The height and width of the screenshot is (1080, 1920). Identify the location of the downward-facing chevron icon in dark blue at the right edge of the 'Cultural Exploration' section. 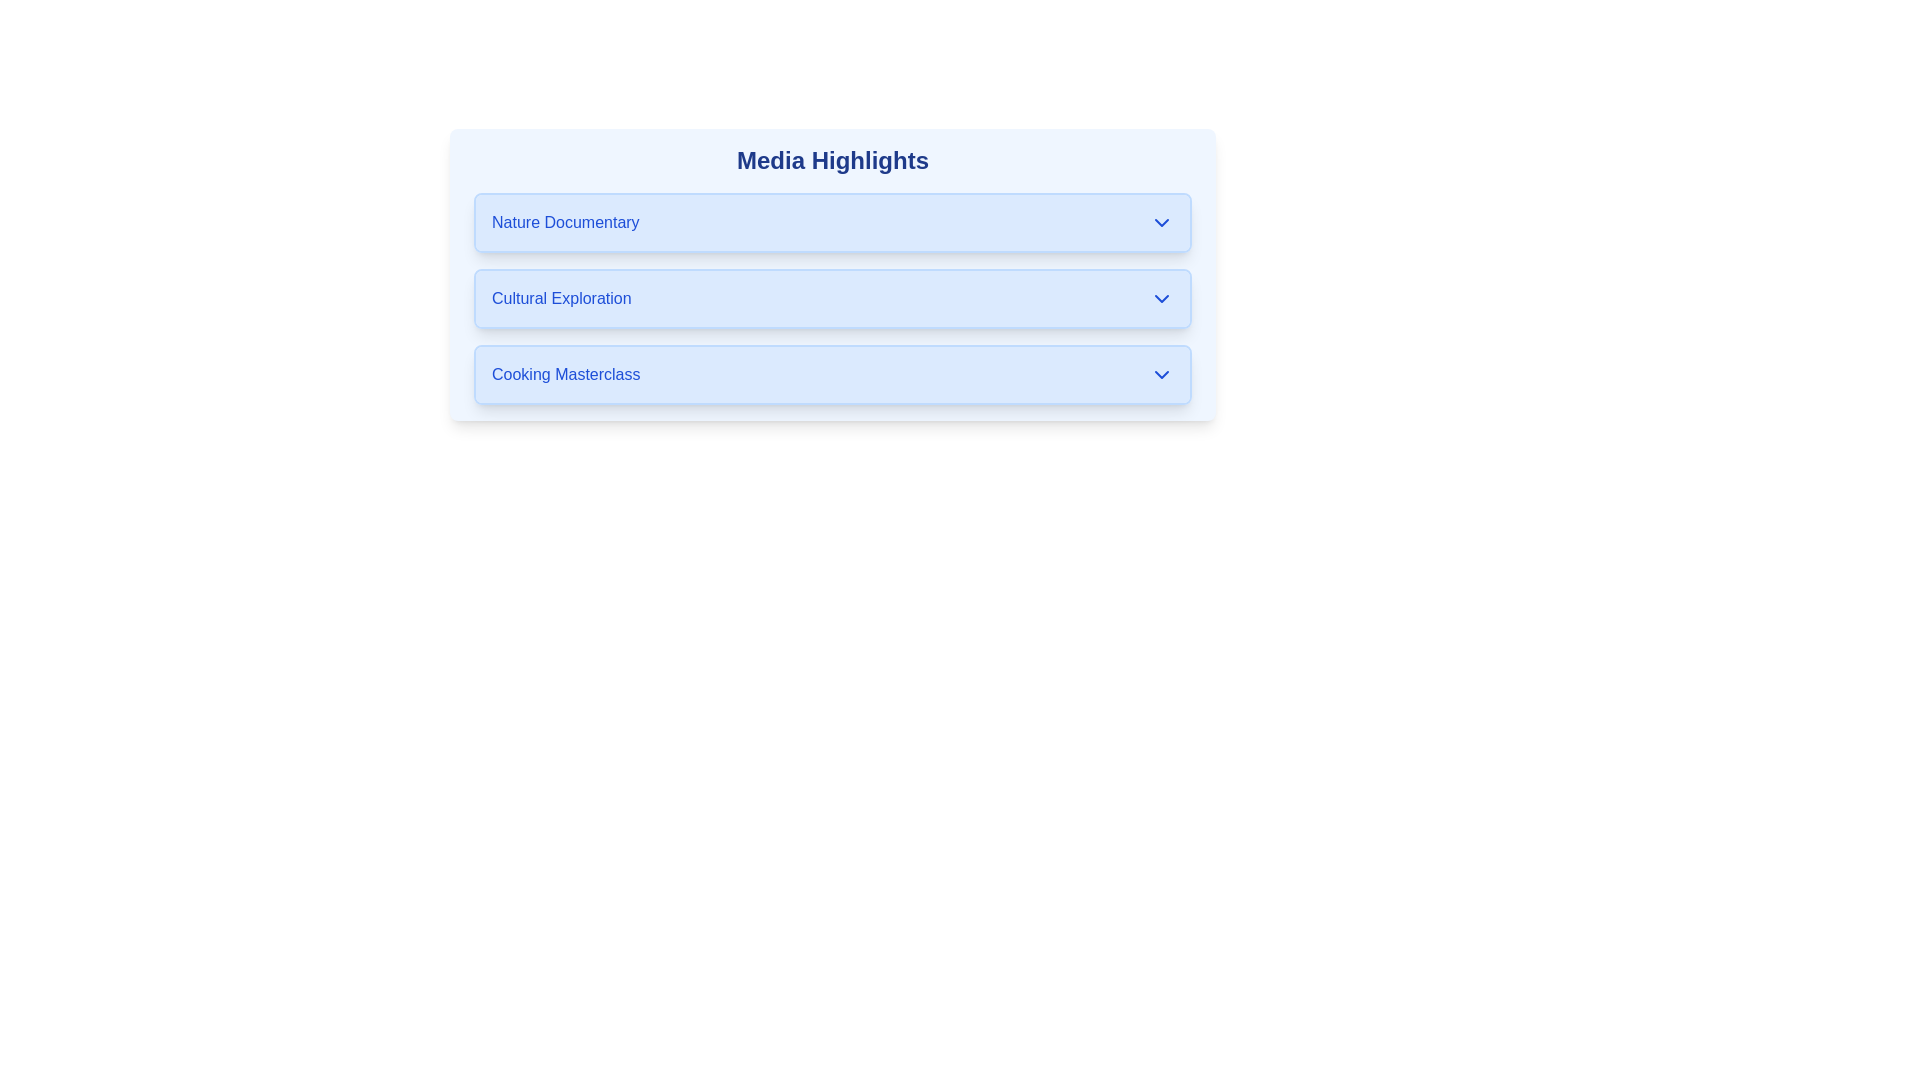
(1161, 299).